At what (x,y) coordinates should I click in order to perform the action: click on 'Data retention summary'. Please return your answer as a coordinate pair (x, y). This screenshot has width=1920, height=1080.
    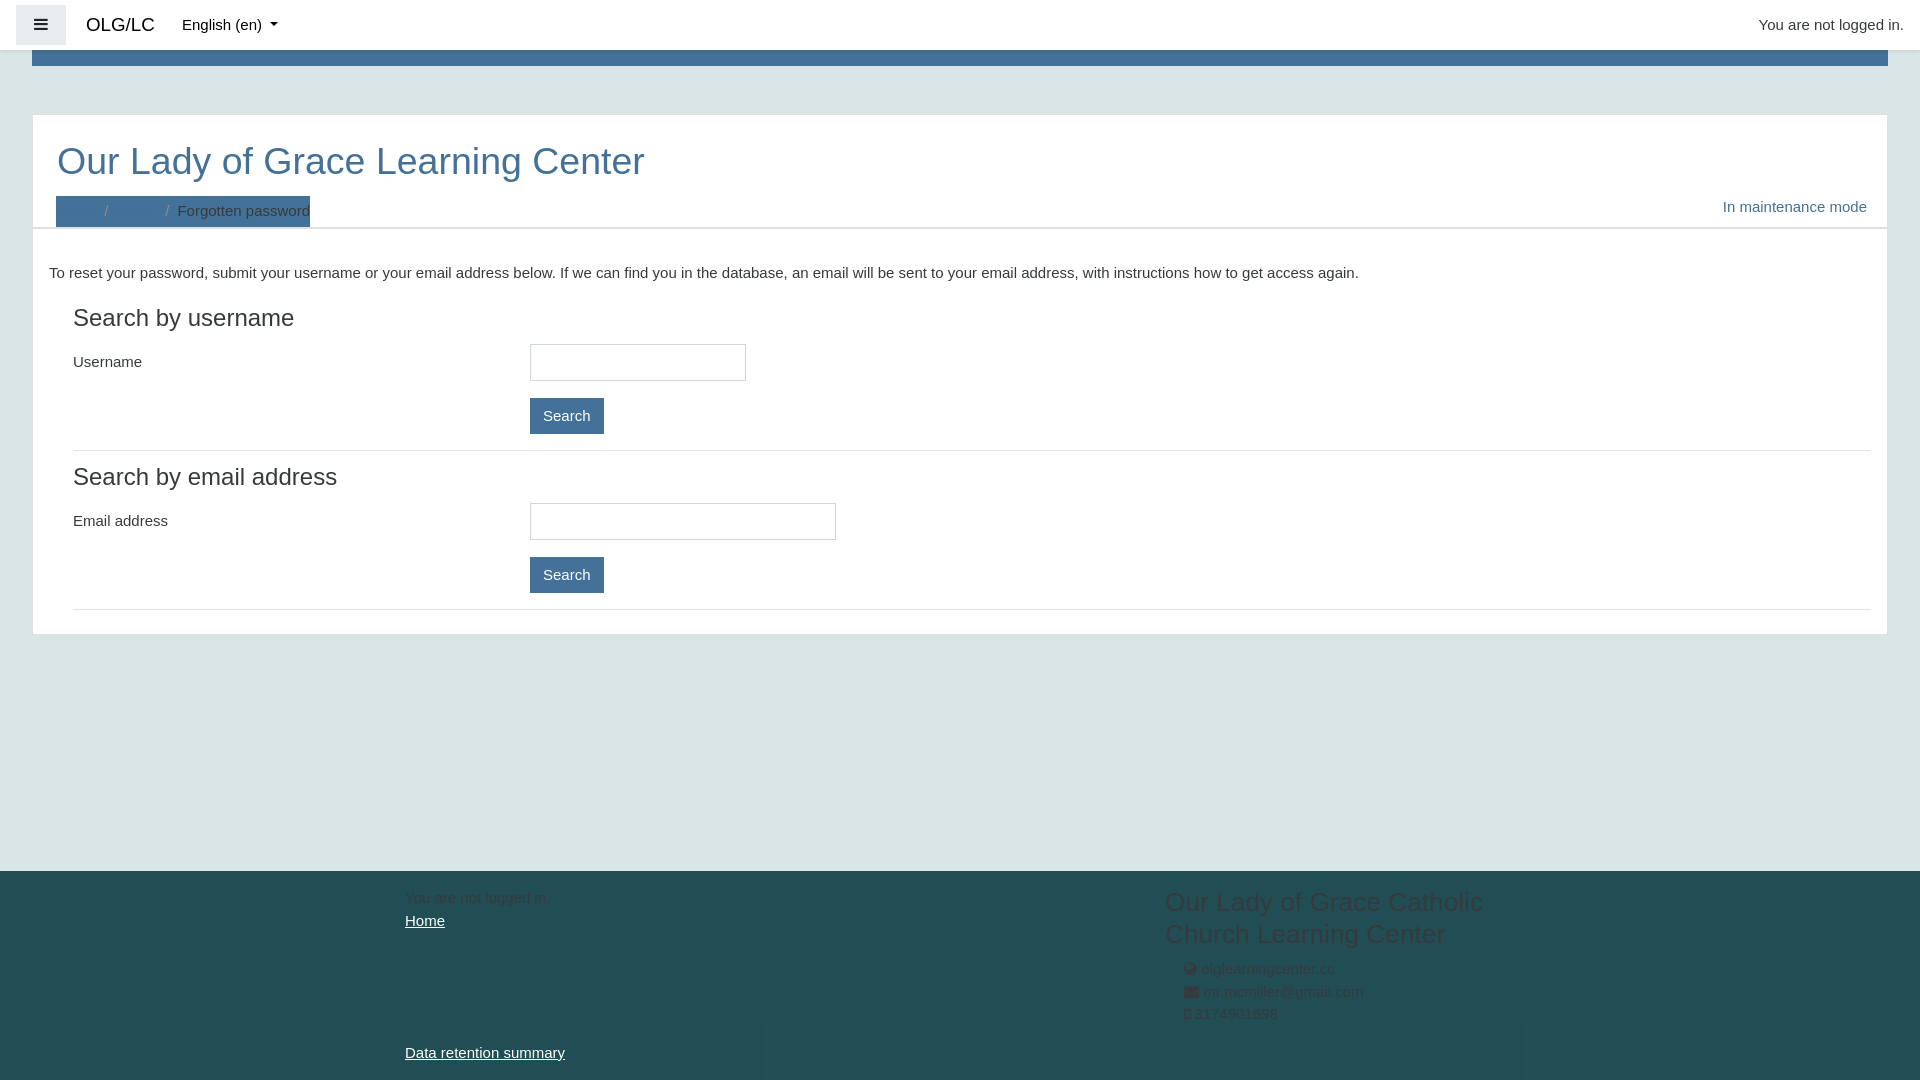
    Looking at the image, I should click on (484, 1051).